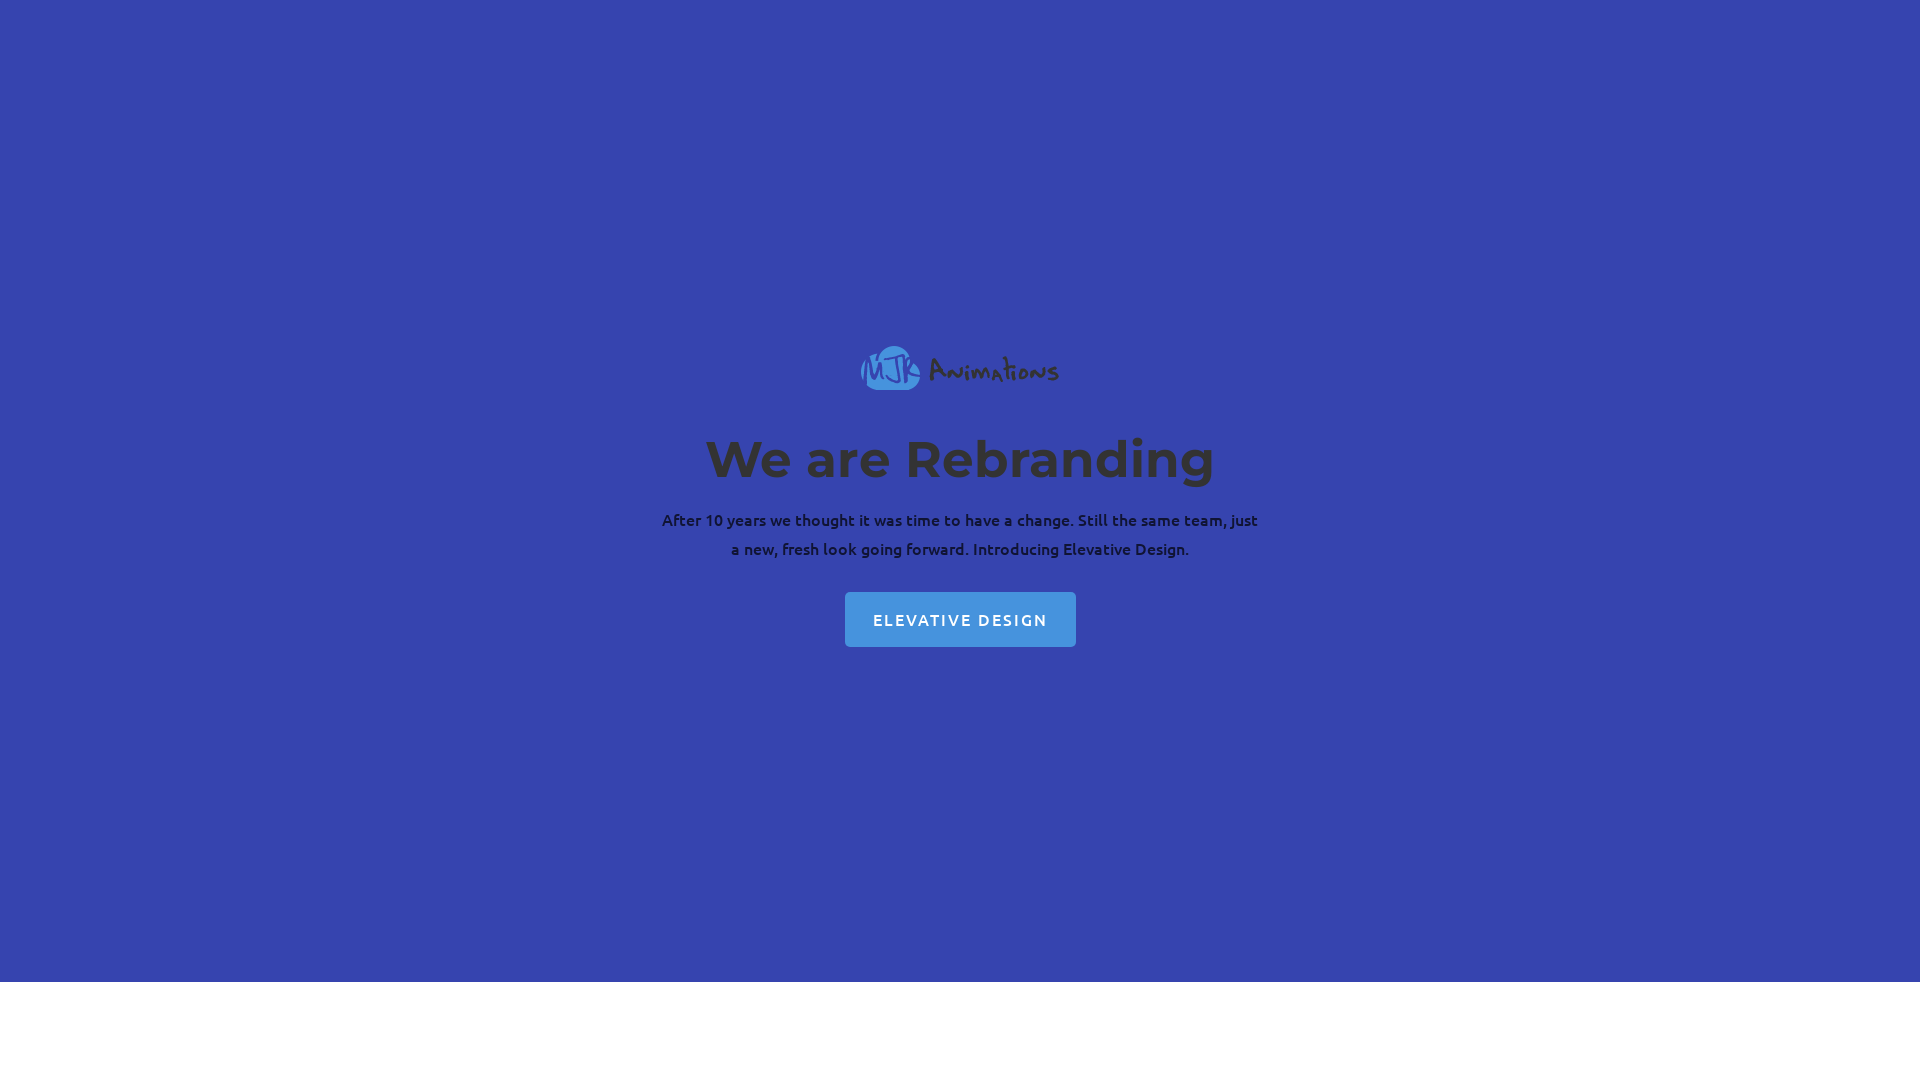 This screenshot has width=1920, height=1080. Describe the element at coordinates (844, 618) in the screenshot. I see `'ELEVATIVE DESIGN'` at that location.